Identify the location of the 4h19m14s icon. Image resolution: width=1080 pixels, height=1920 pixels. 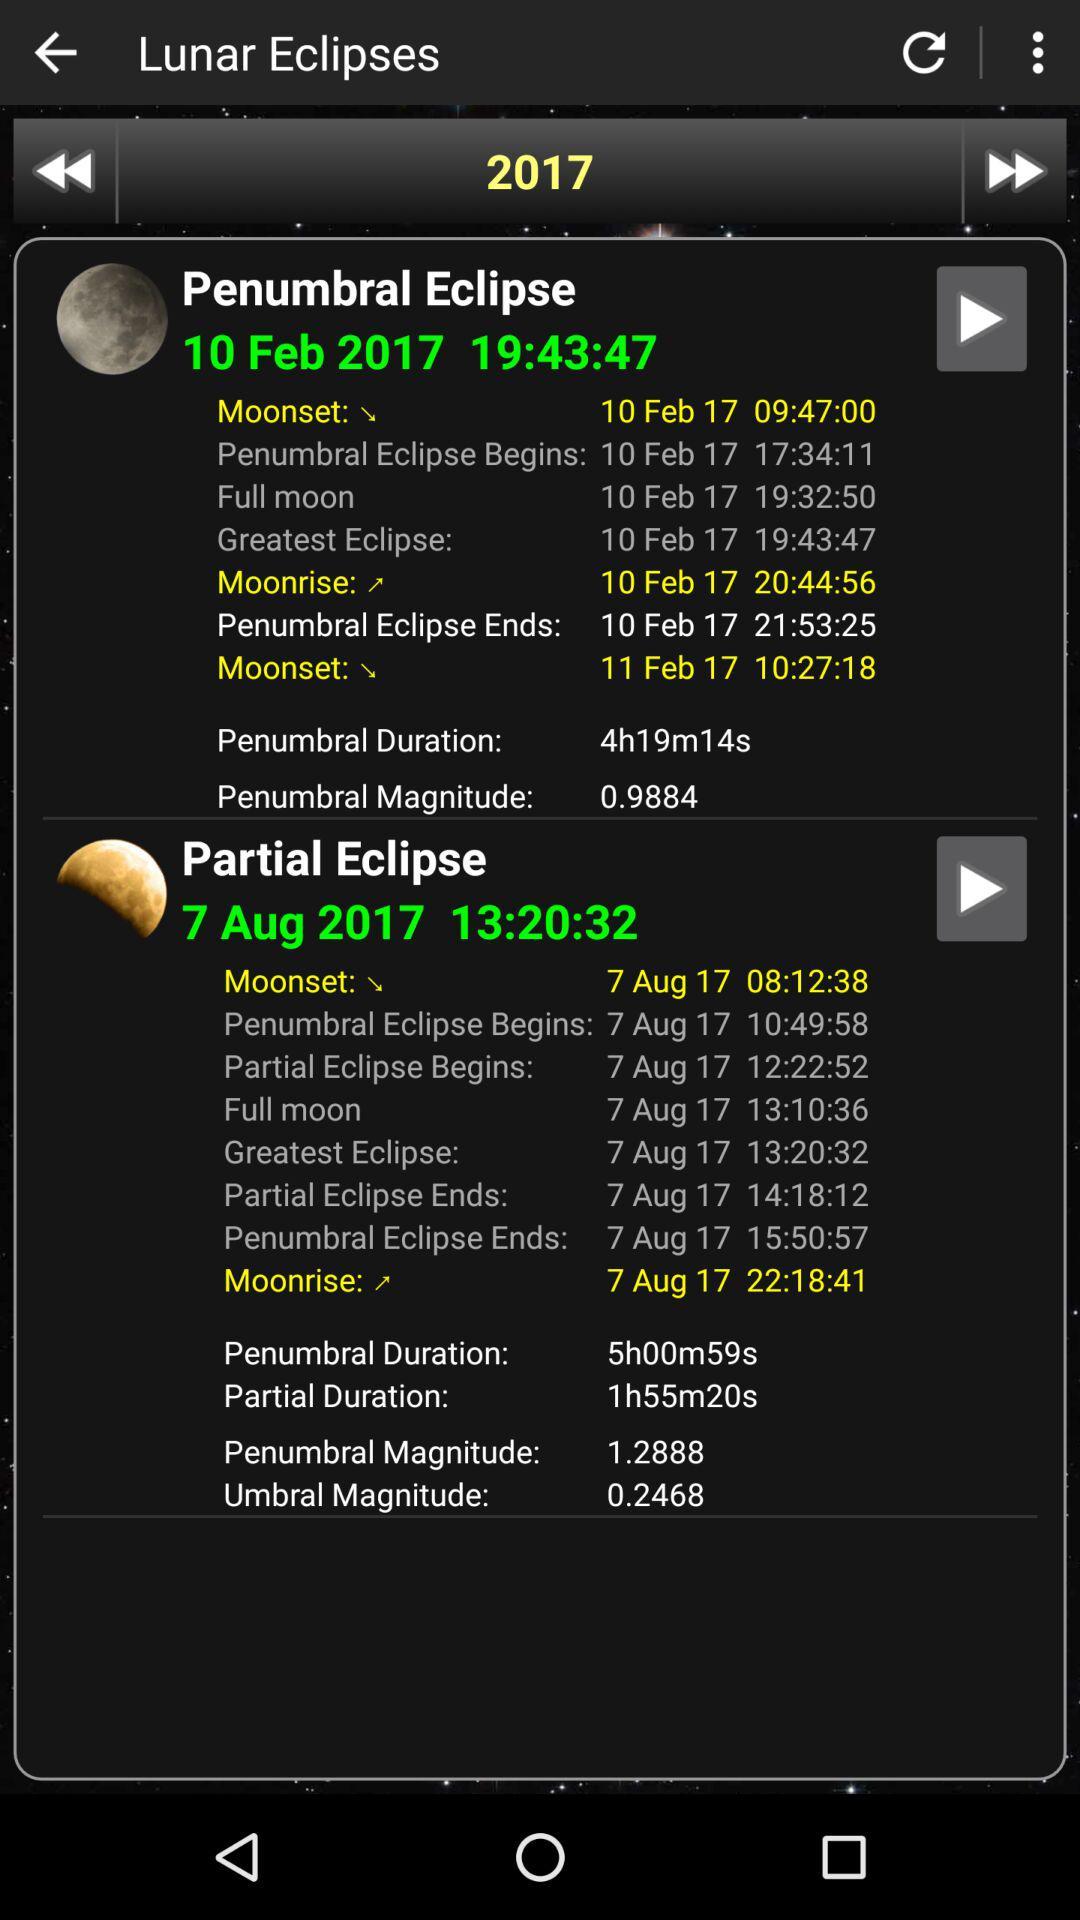
(738, 738).